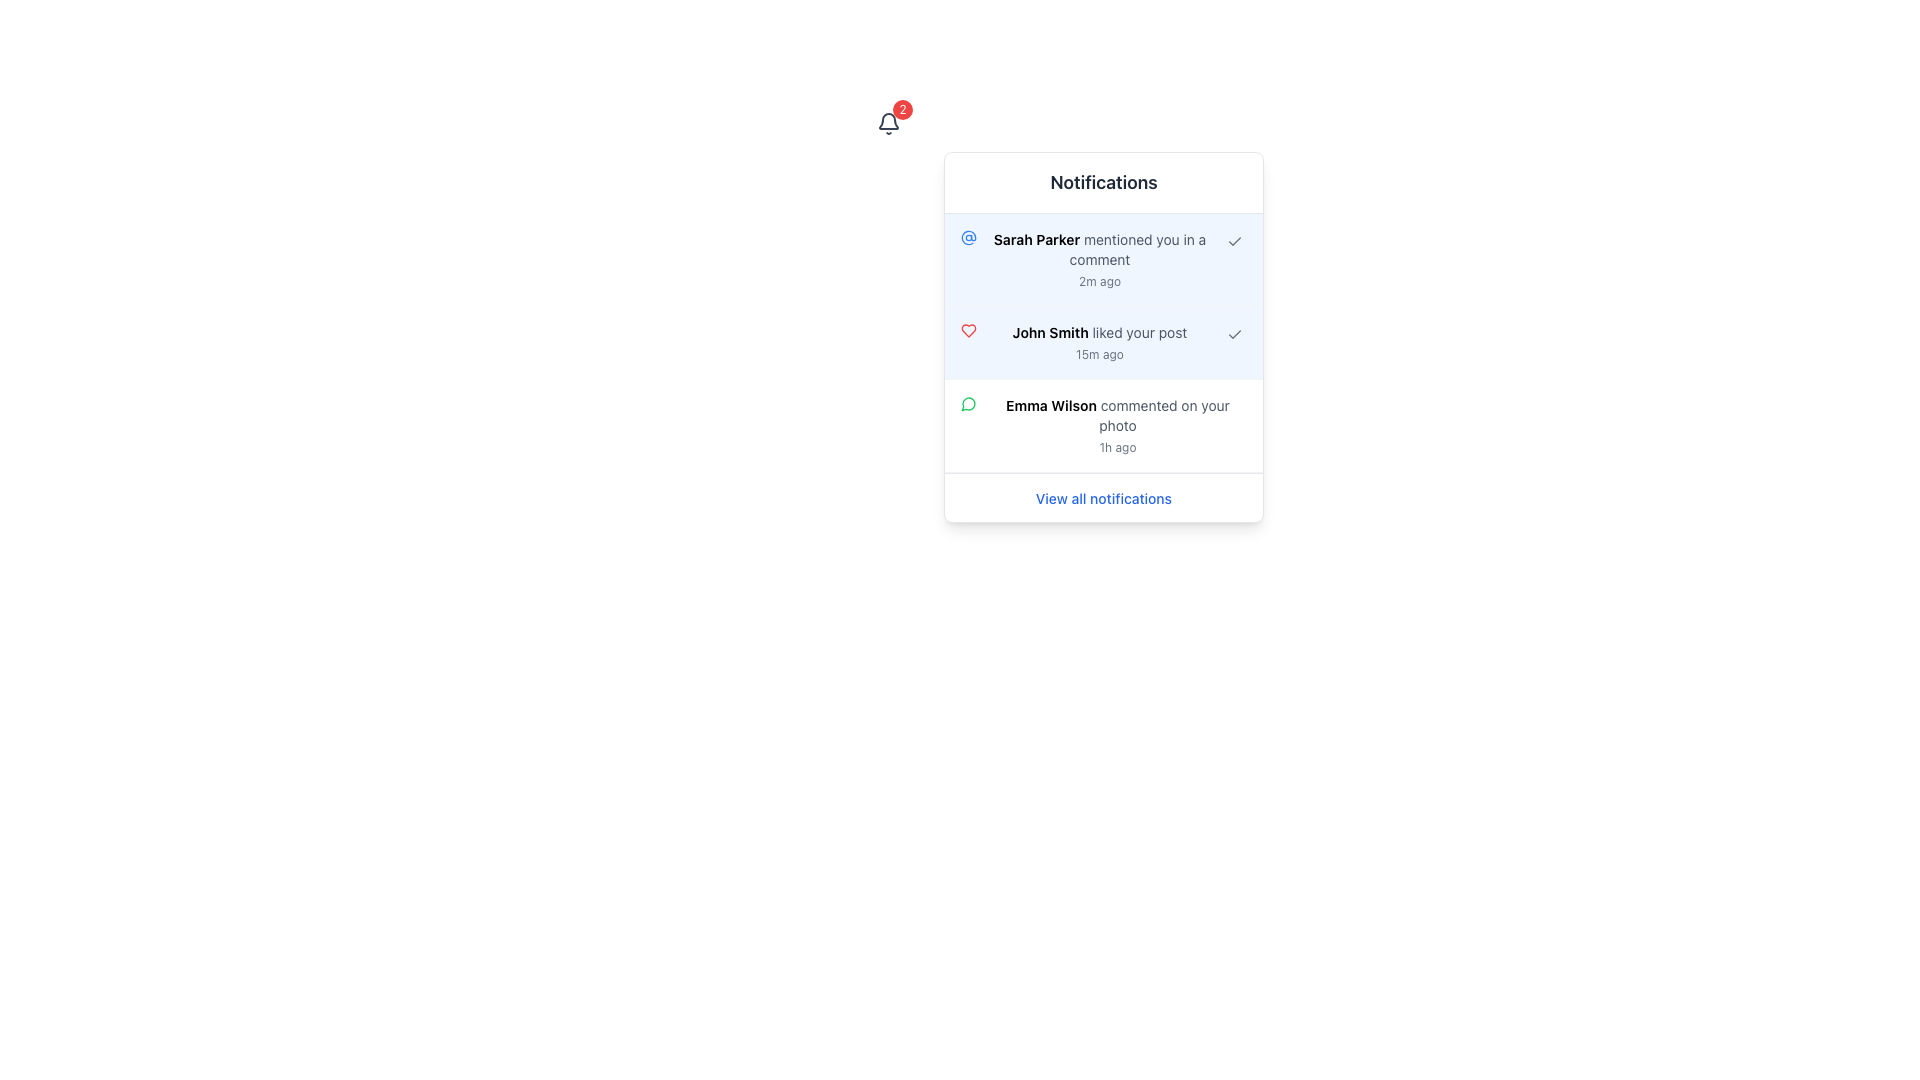 The height and width of the screenshot is (1080, 1920). What do you see at coordinates (969, 237) in the screenshot?
I see `the blue '@' icon located at the top-left corner of the first notification item in the notification list` at bounding box center [969, 237].